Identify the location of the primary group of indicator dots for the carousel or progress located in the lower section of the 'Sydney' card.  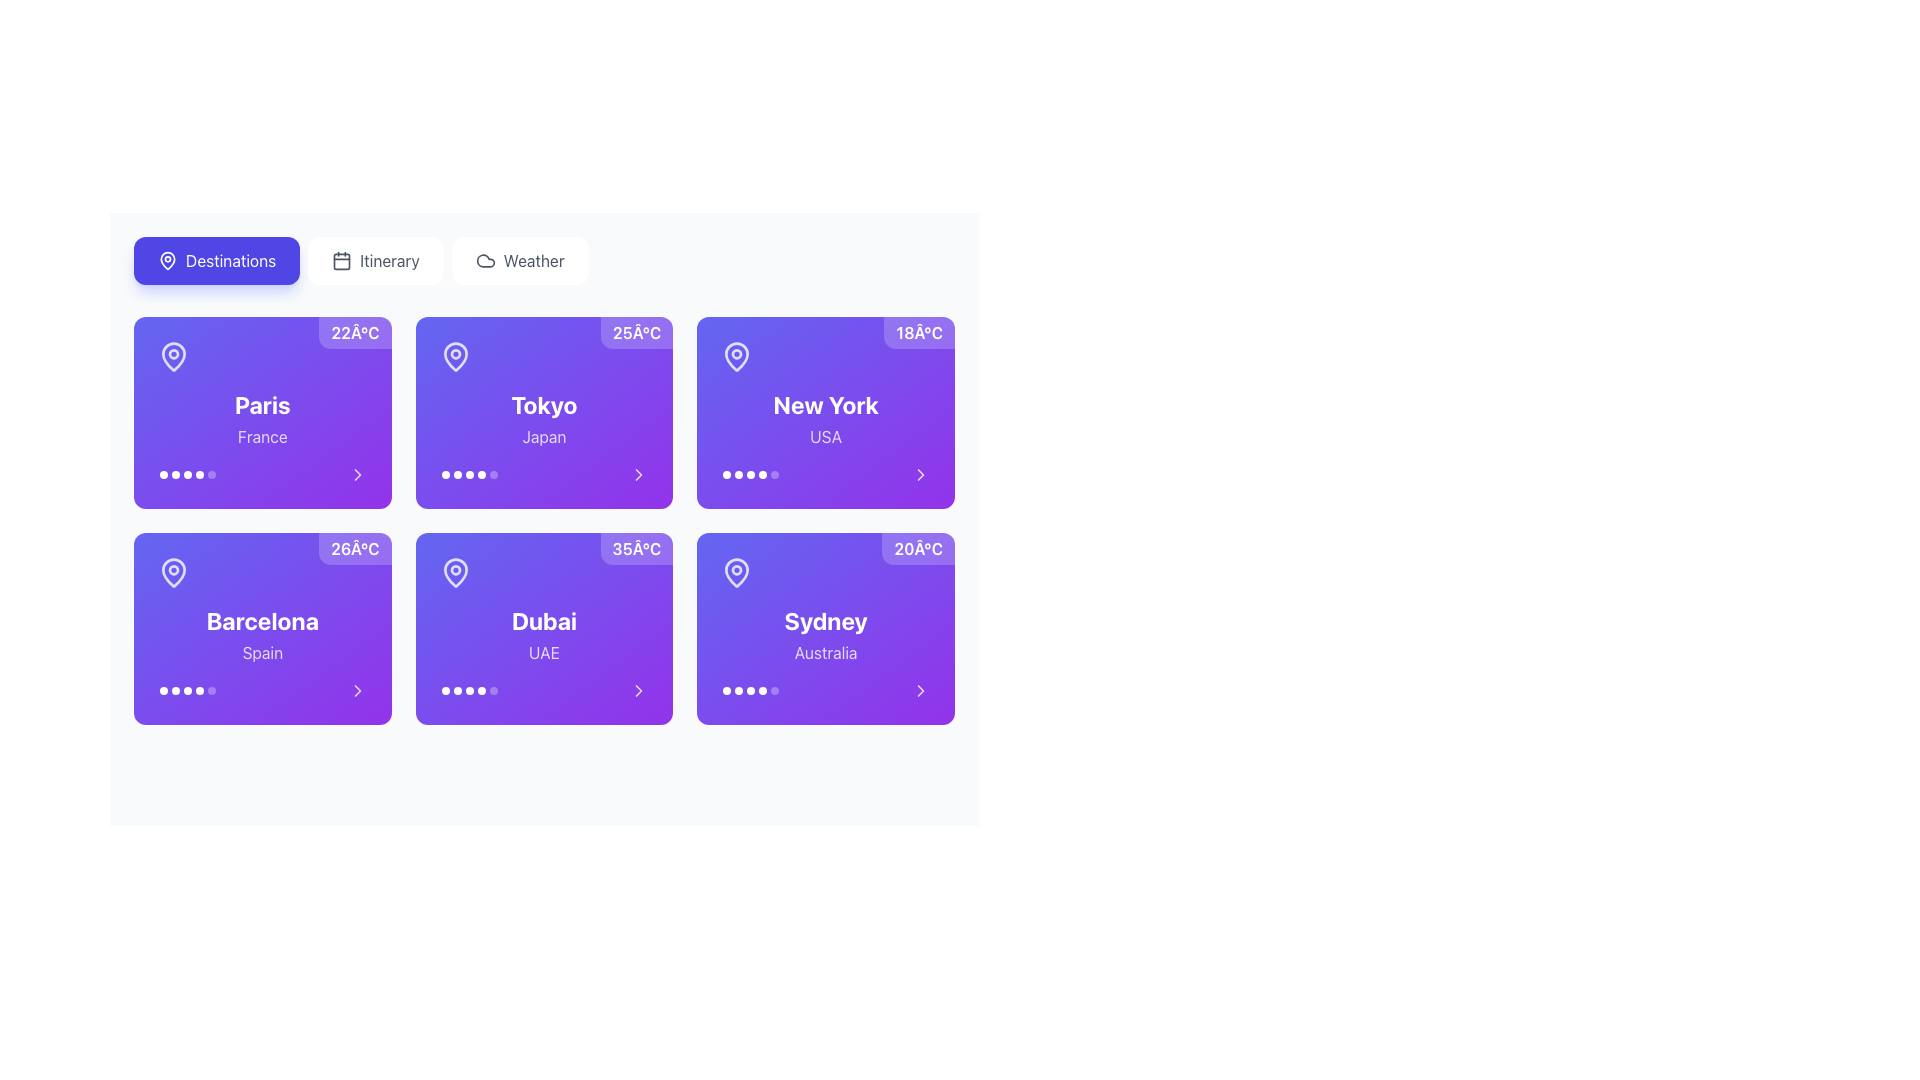
(750, 689).